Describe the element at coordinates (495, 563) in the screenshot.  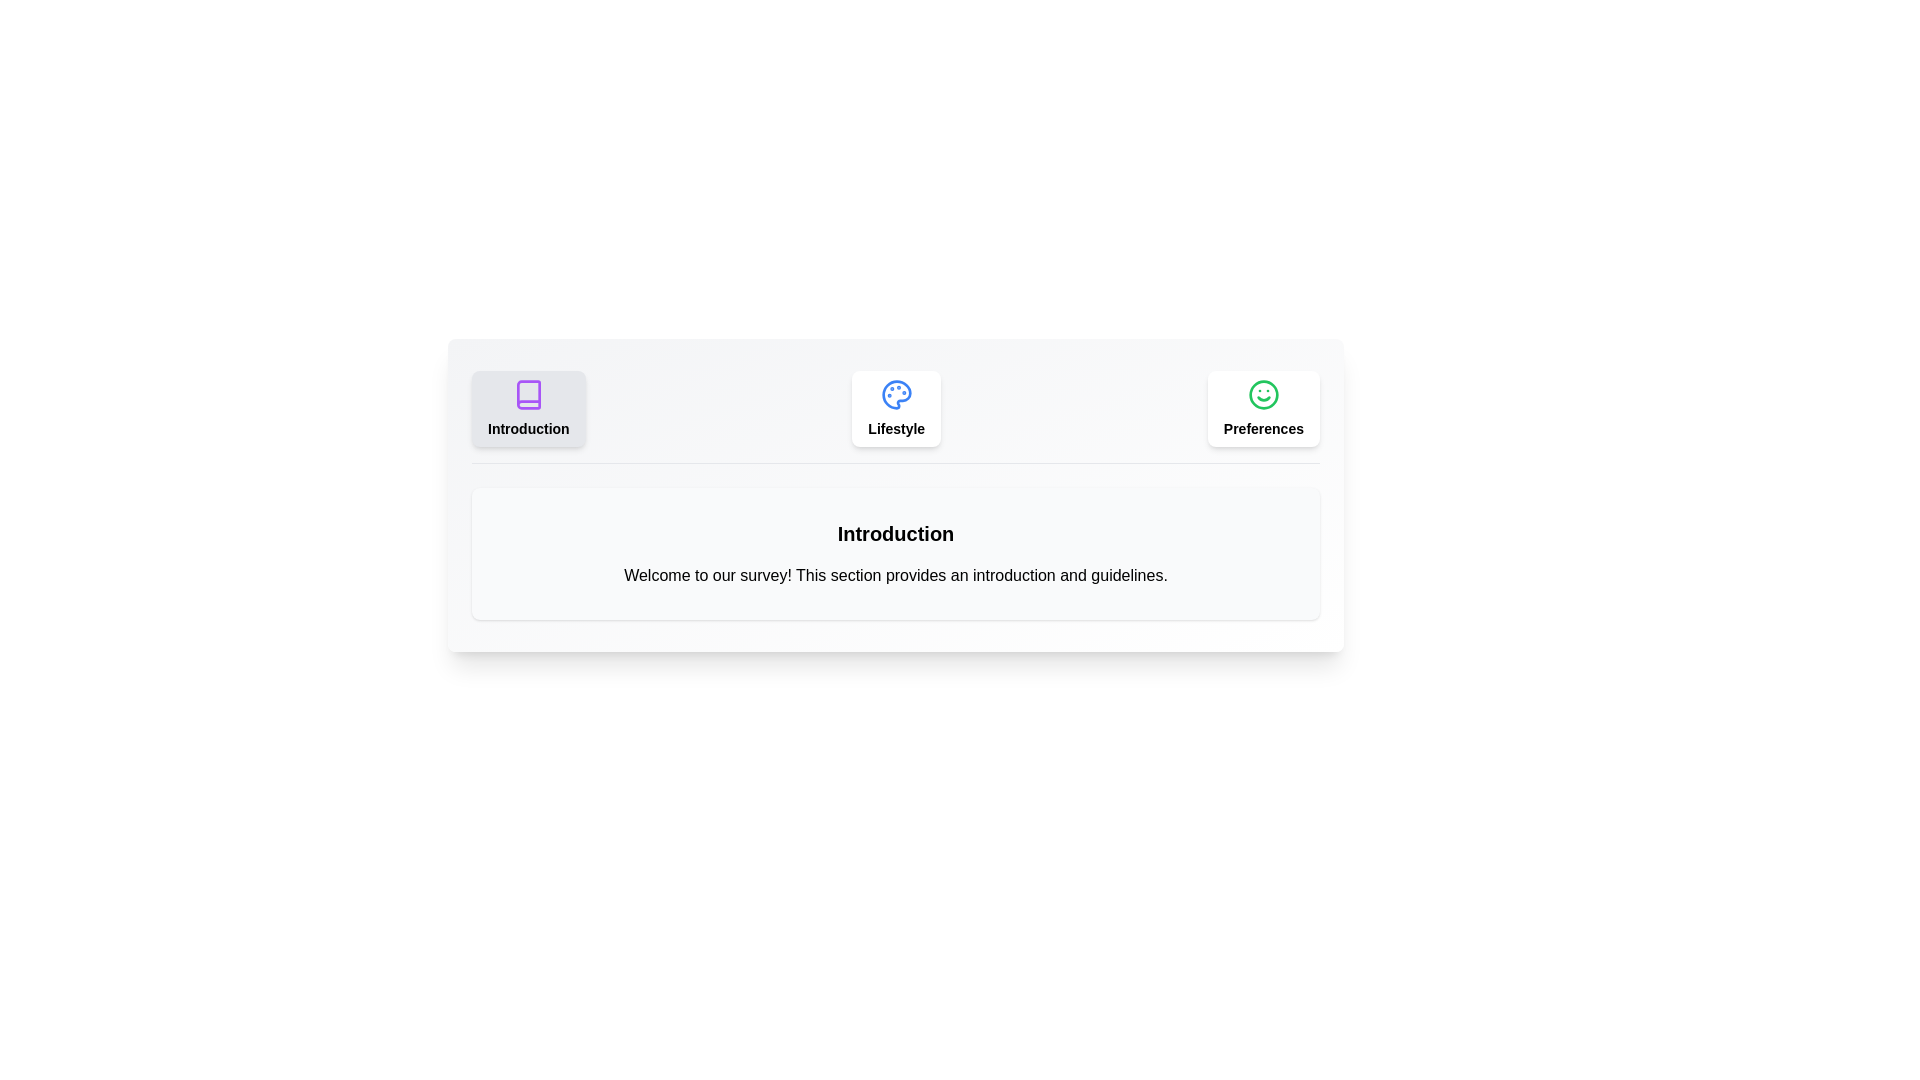
I see `the text content in the active section for copying` at that location.